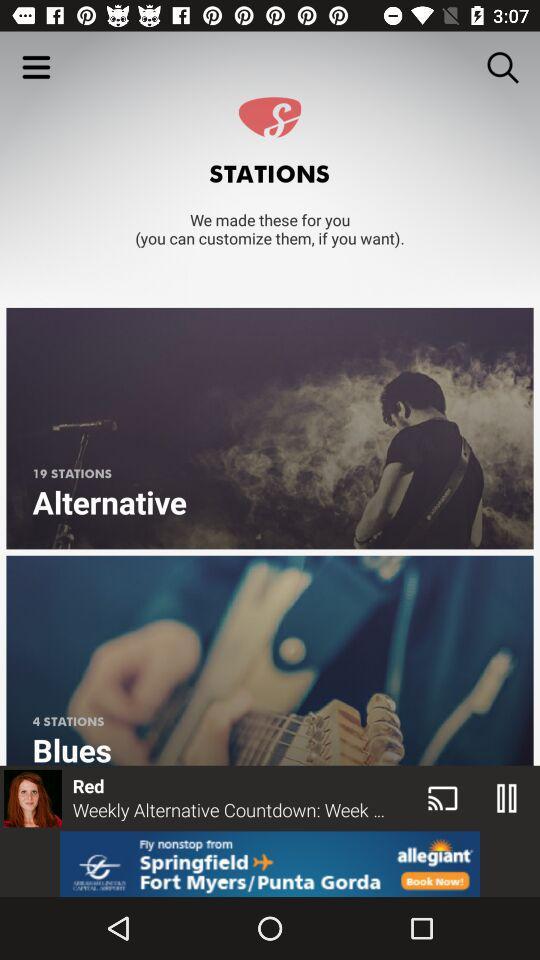  Describe the element at coordinates (507, 798) in the screenshot. I see `play button at the bottom right corner of the web page` at that location.